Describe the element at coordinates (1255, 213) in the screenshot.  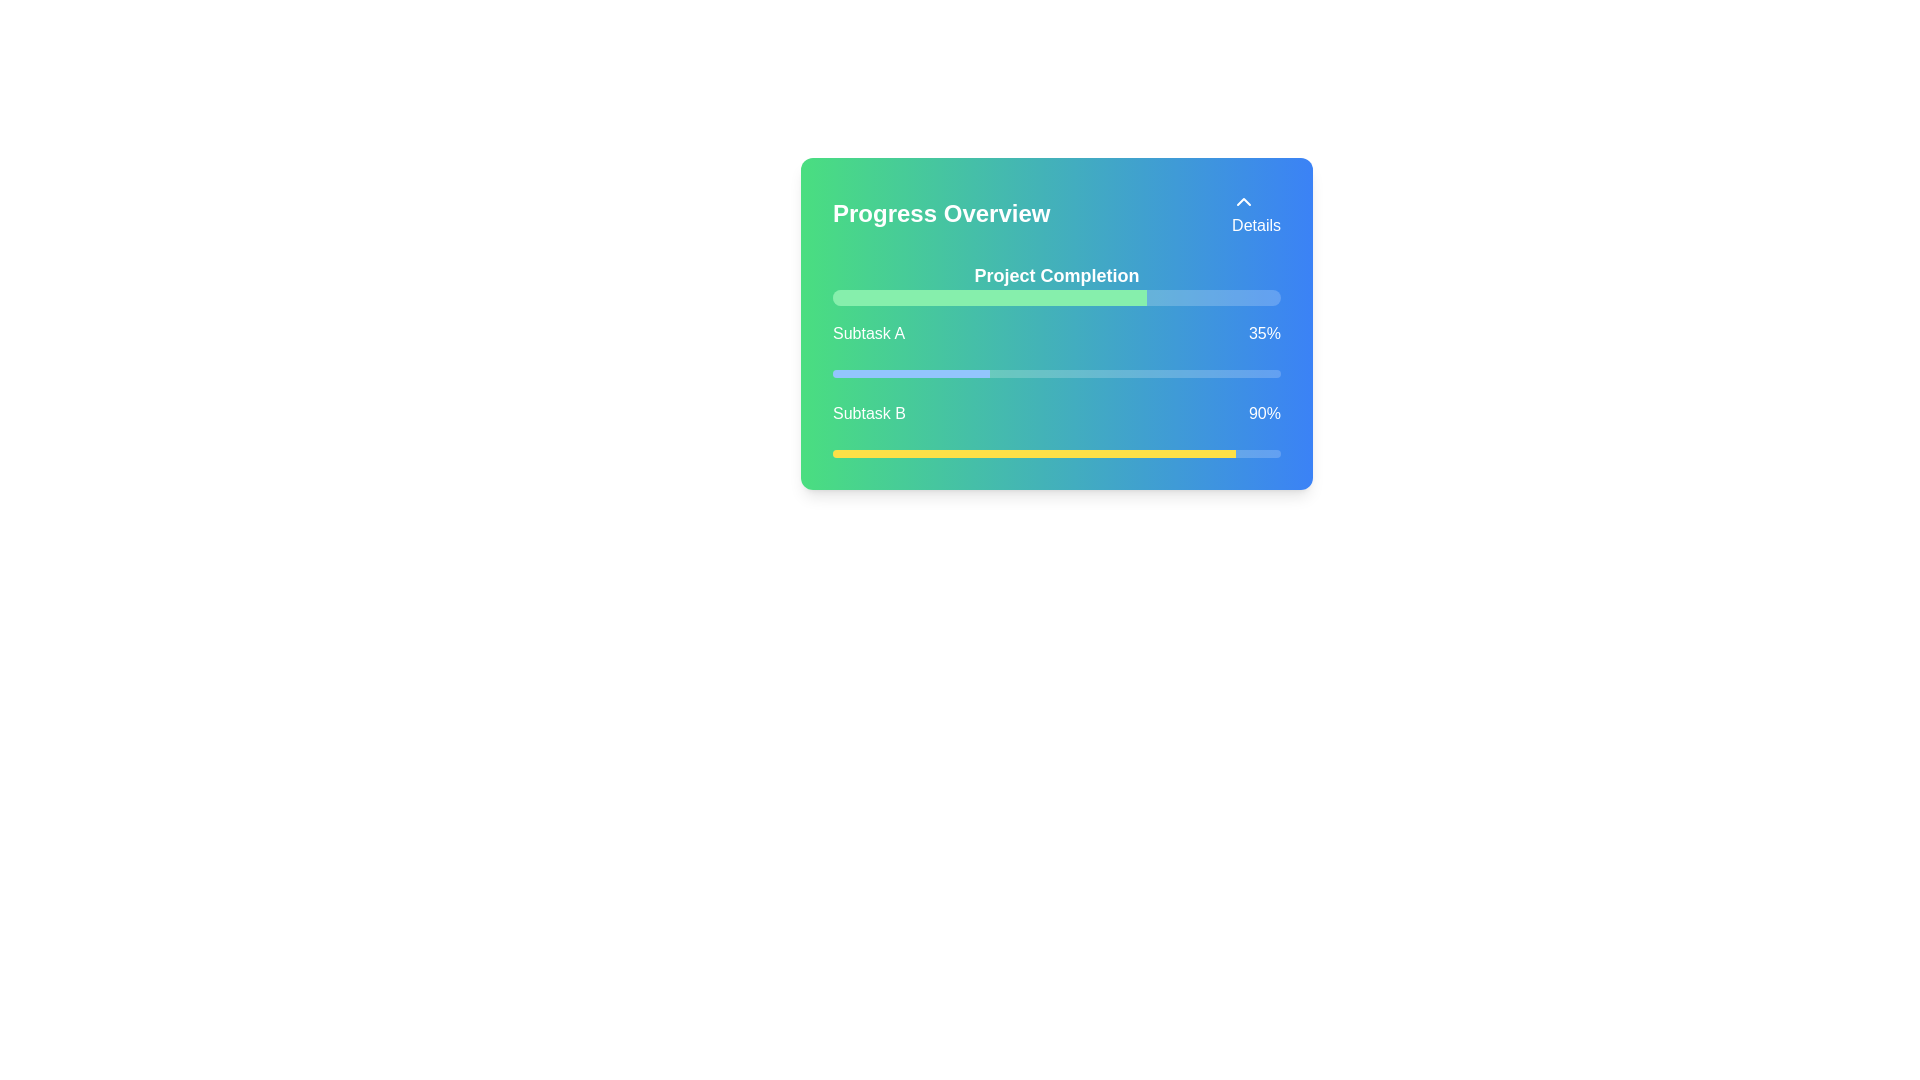
I see `the 'Details' button located` at that location.